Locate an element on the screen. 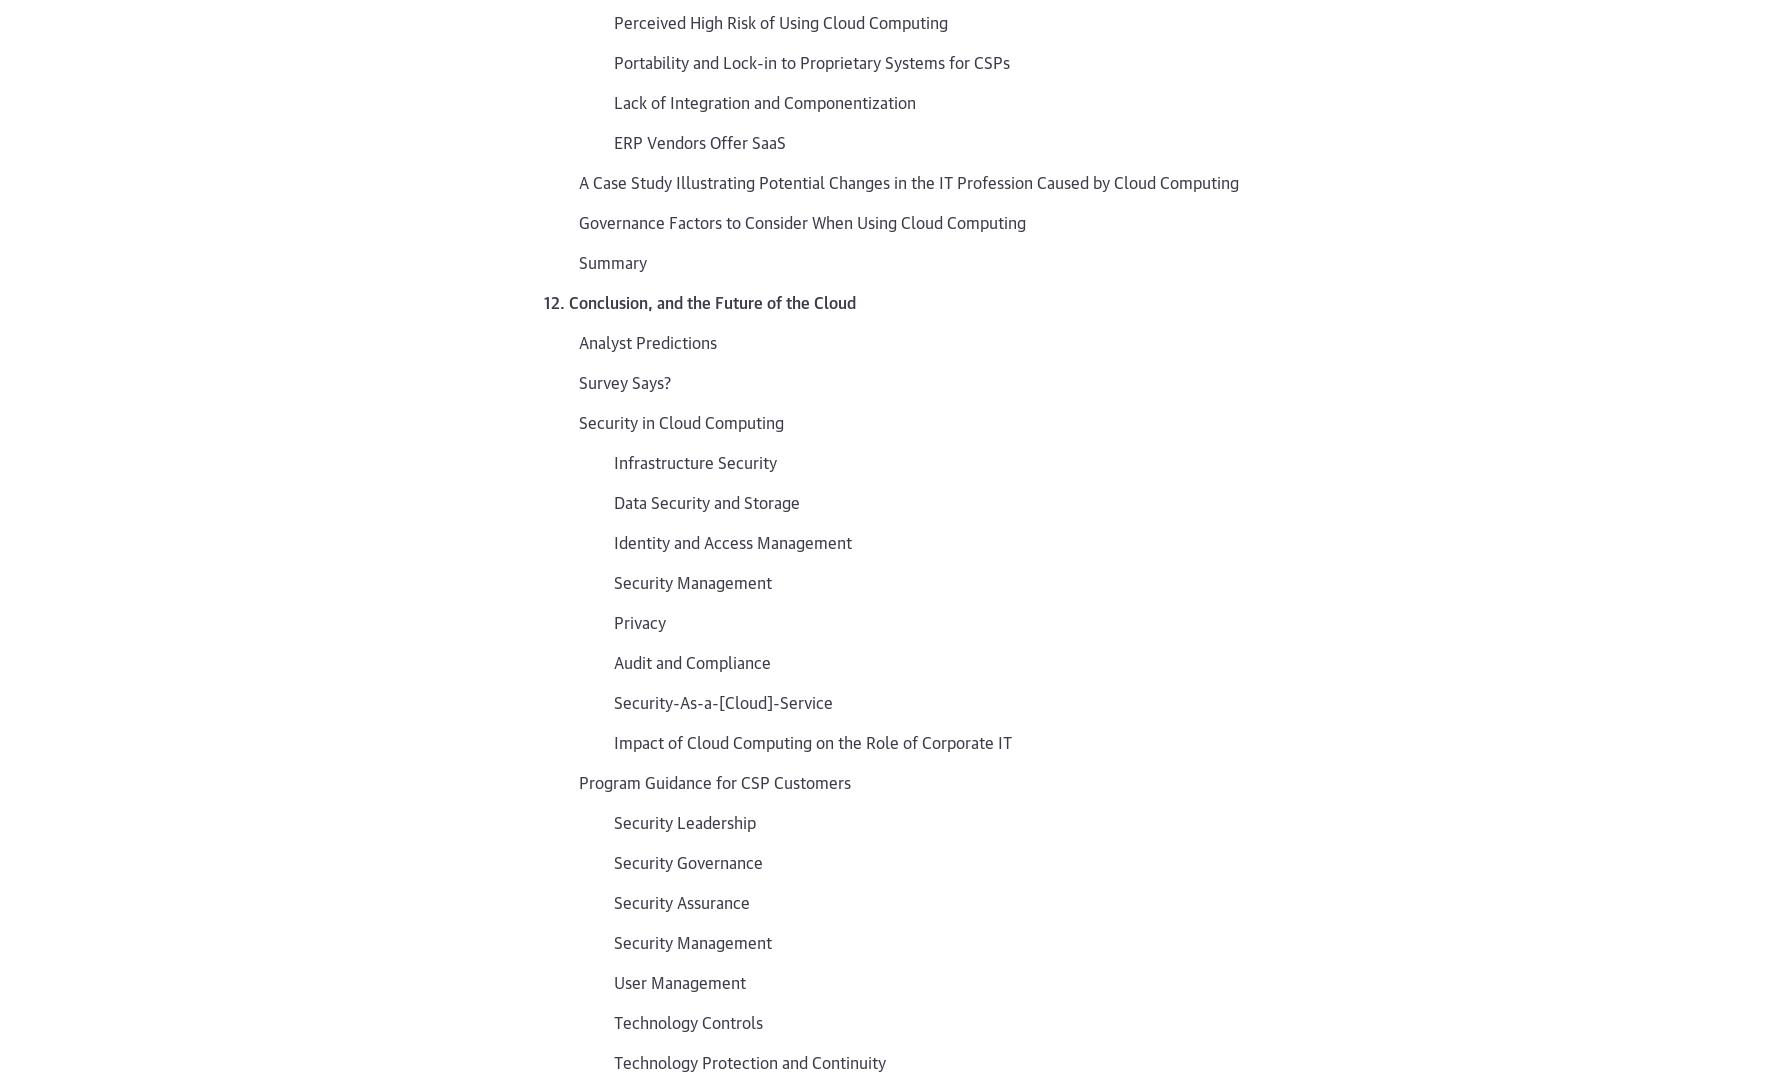  'Security in Cloud Computing' is located at coordinates (681, 421).